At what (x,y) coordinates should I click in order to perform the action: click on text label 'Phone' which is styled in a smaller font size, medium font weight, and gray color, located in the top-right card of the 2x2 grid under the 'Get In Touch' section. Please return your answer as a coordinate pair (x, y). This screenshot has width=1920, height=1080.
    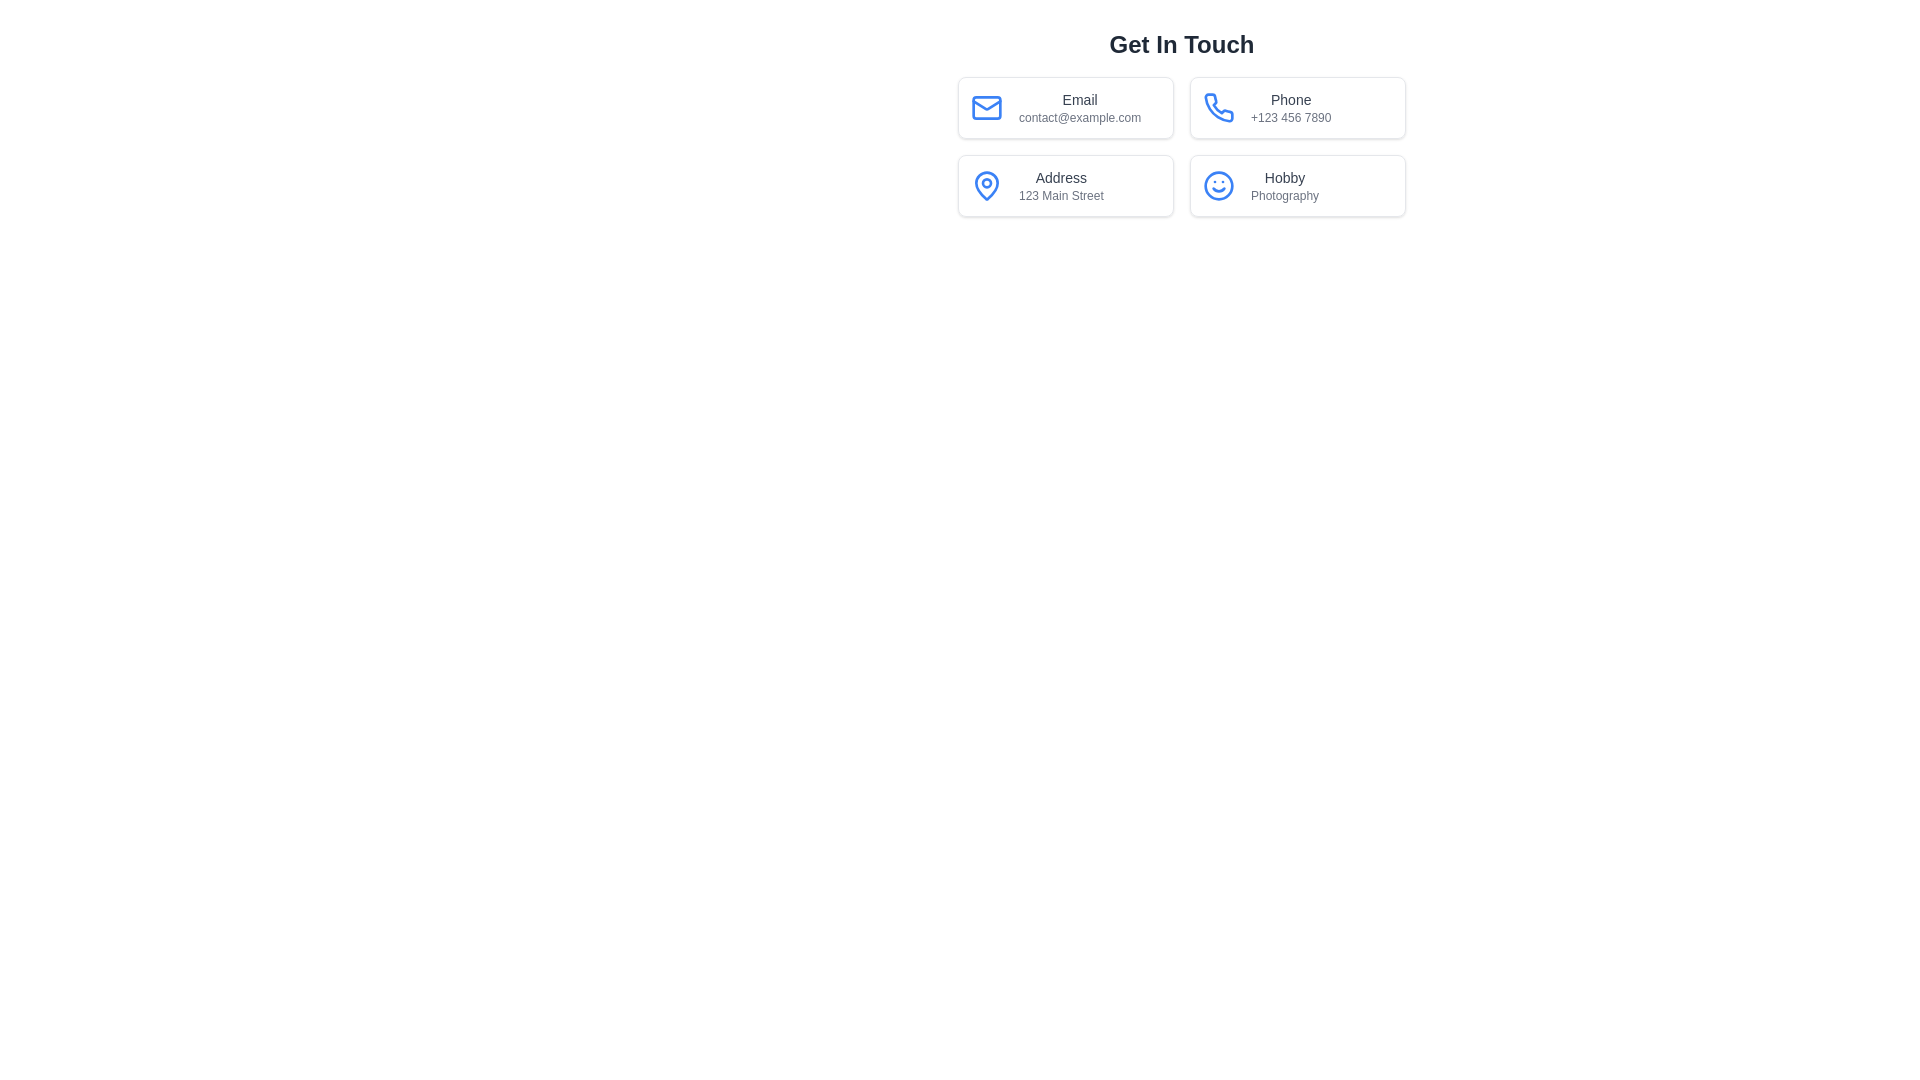
    Looking at the image, I should click on (1291, 100).